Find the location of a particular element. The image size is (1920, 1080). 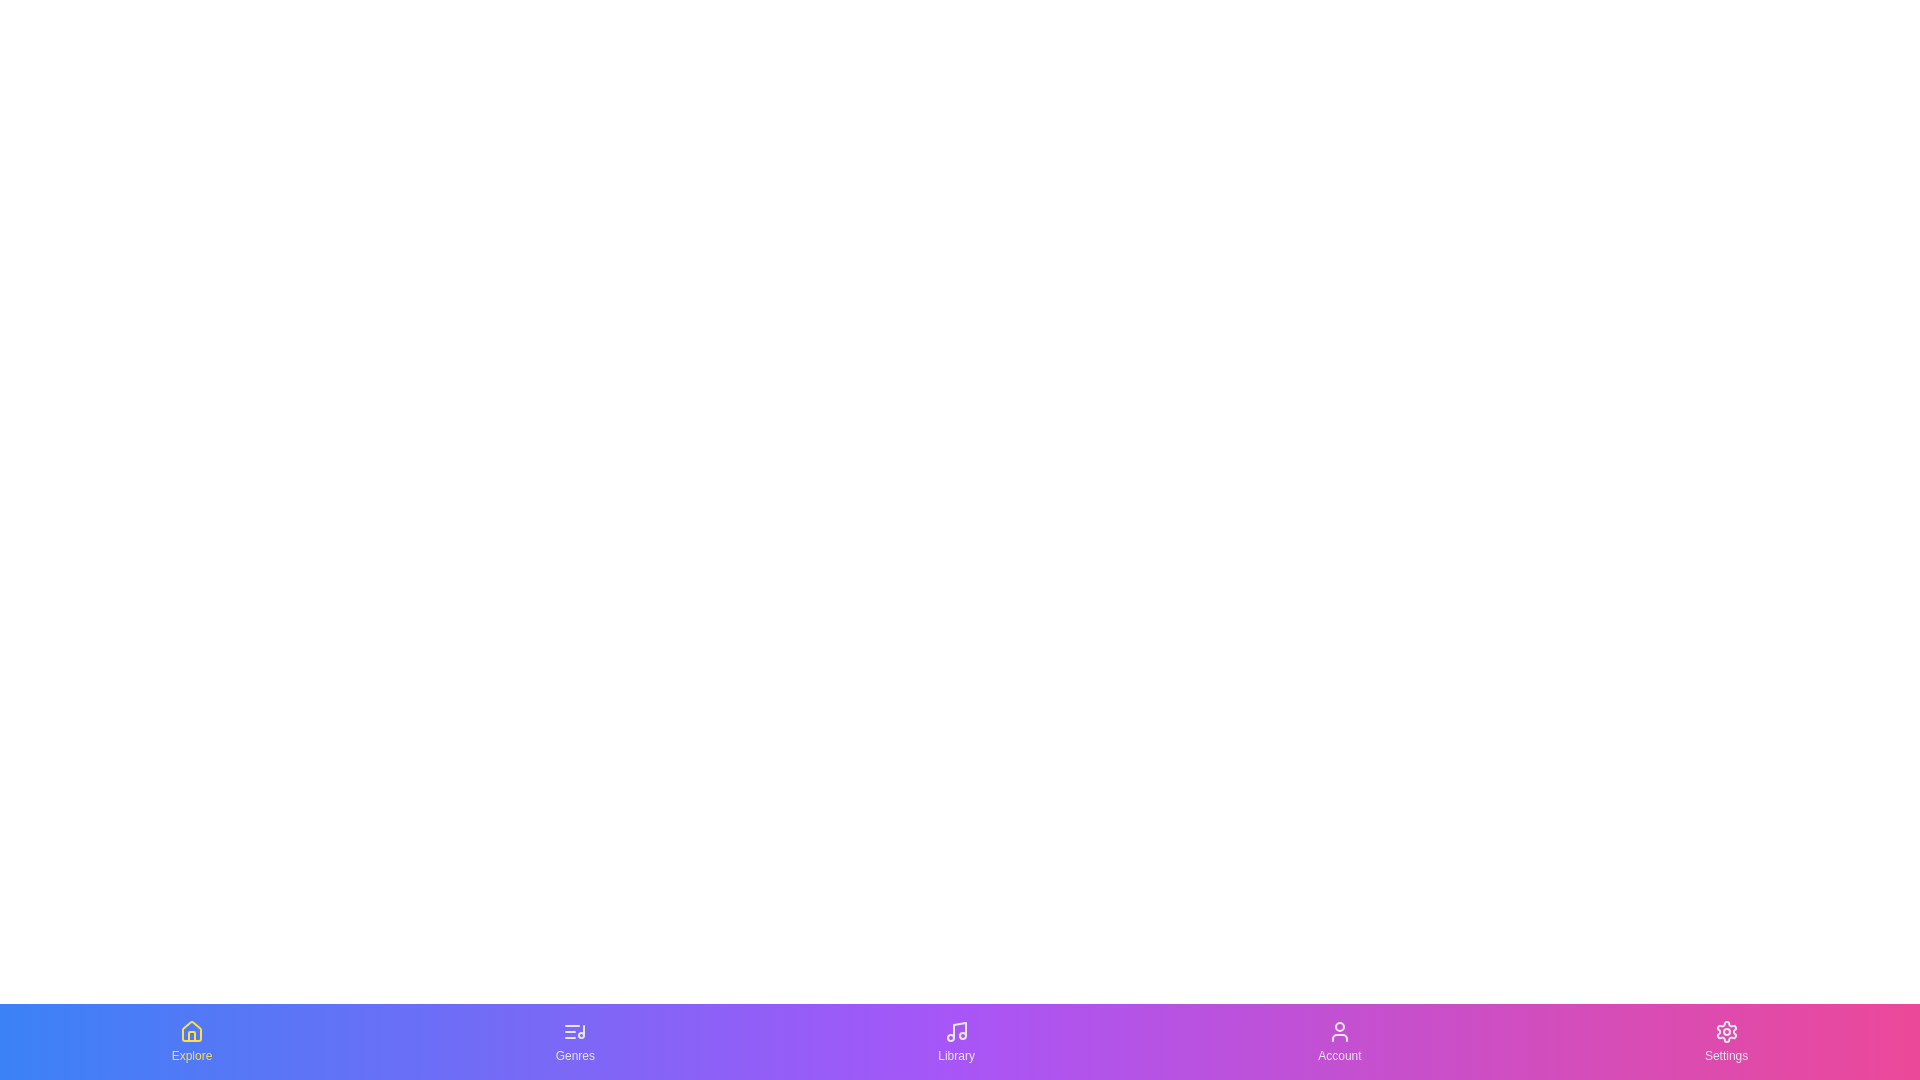

the Library tab to observe the hover effect is located at coordinates (954, 1040).